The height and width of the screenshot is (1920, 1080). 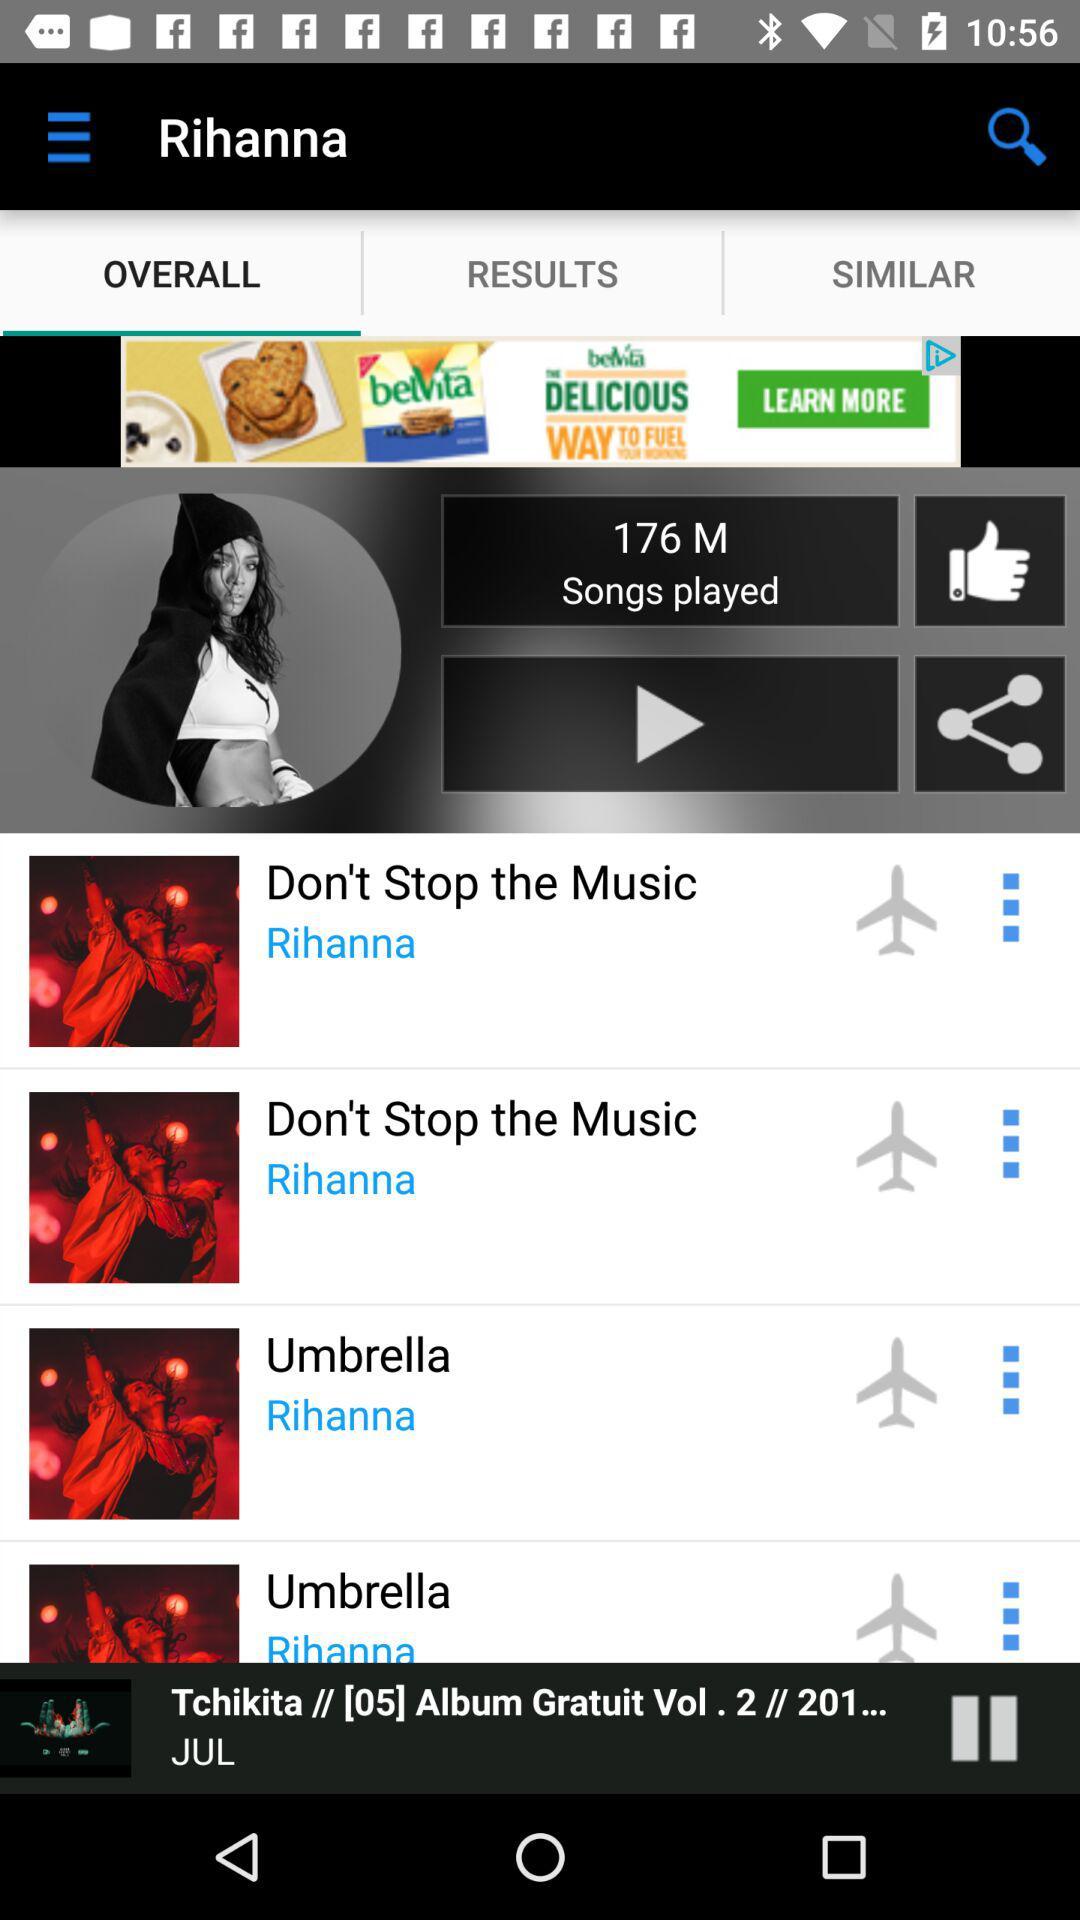 I want to click on the 2nd icon in blue color from the bottom, so click(x=1008, y=1376).